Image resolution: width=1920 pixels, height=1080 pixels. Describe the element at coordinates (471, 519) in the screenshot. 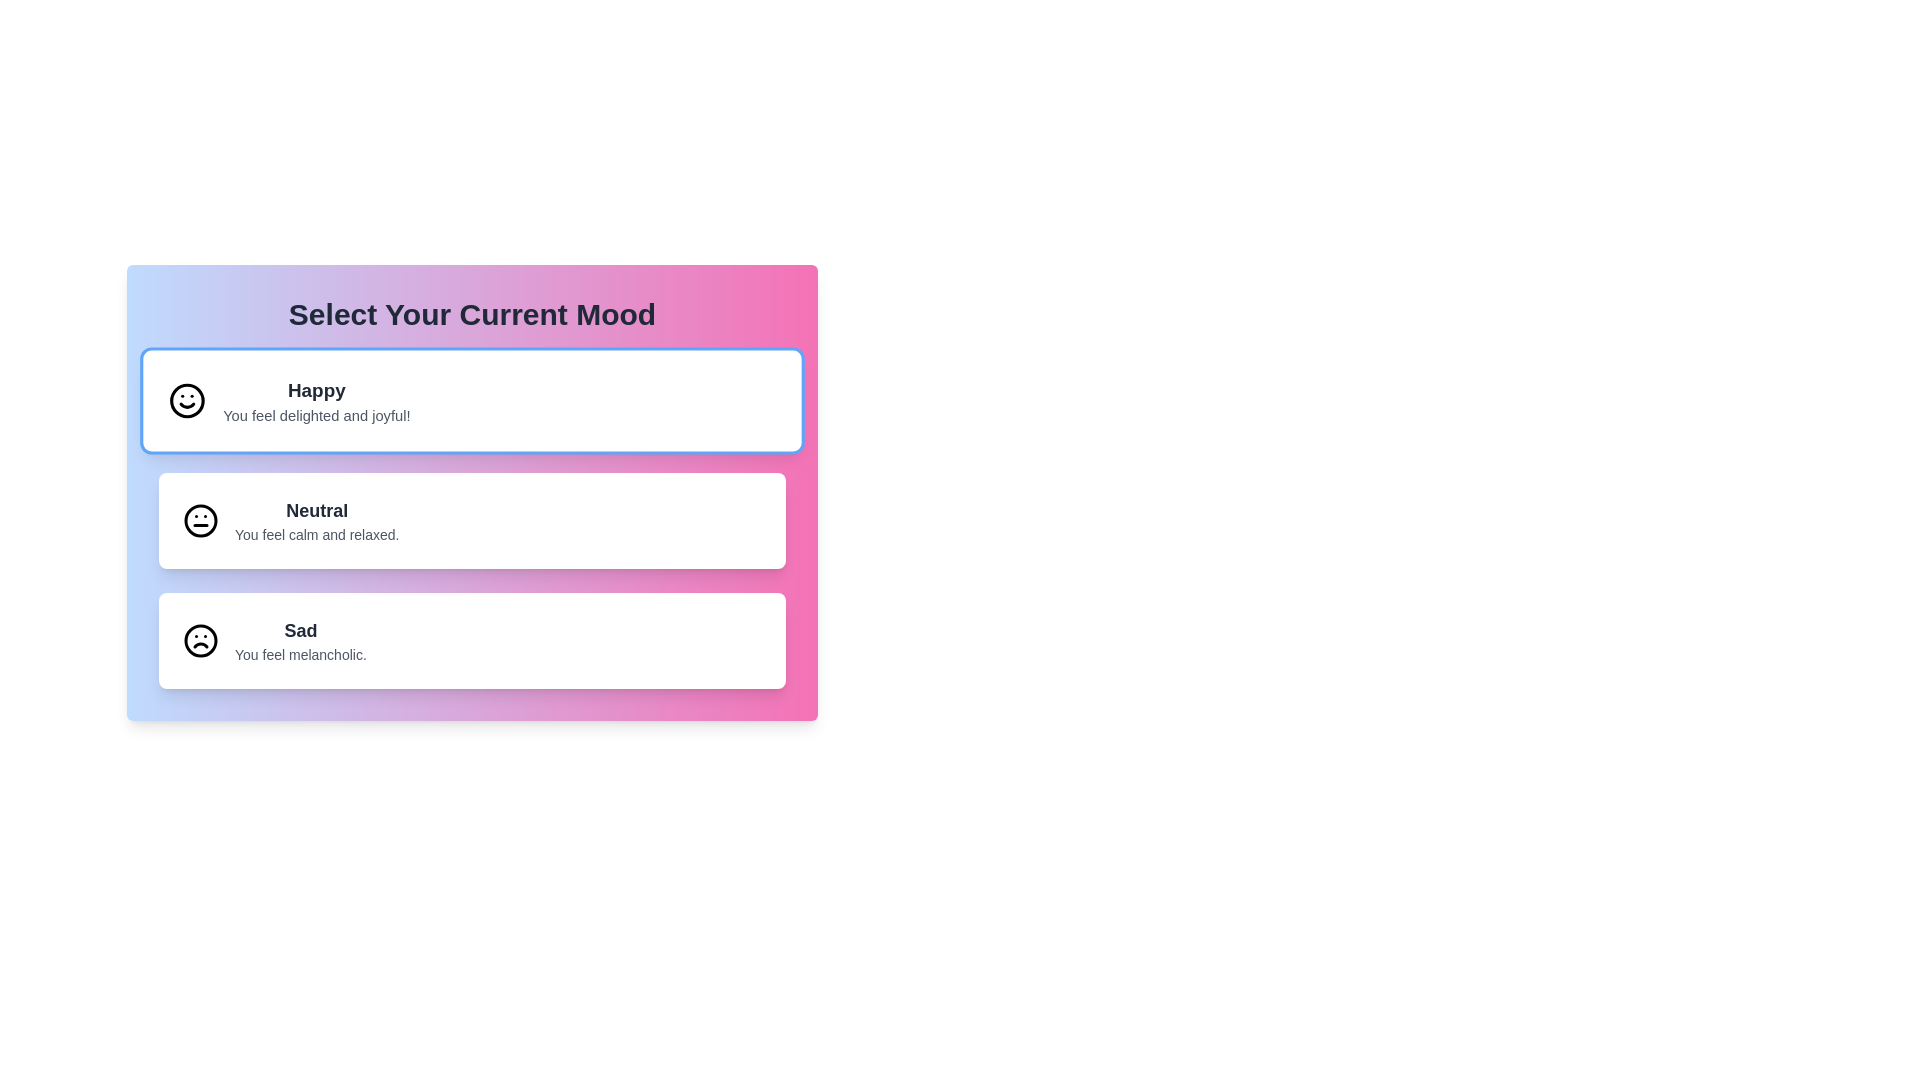

I see `the 'Neutral' mood button to observe visual feedback, which is centrally located between the 'Happy' and 'Sad' buttons in a vertical arrangement` at that location.